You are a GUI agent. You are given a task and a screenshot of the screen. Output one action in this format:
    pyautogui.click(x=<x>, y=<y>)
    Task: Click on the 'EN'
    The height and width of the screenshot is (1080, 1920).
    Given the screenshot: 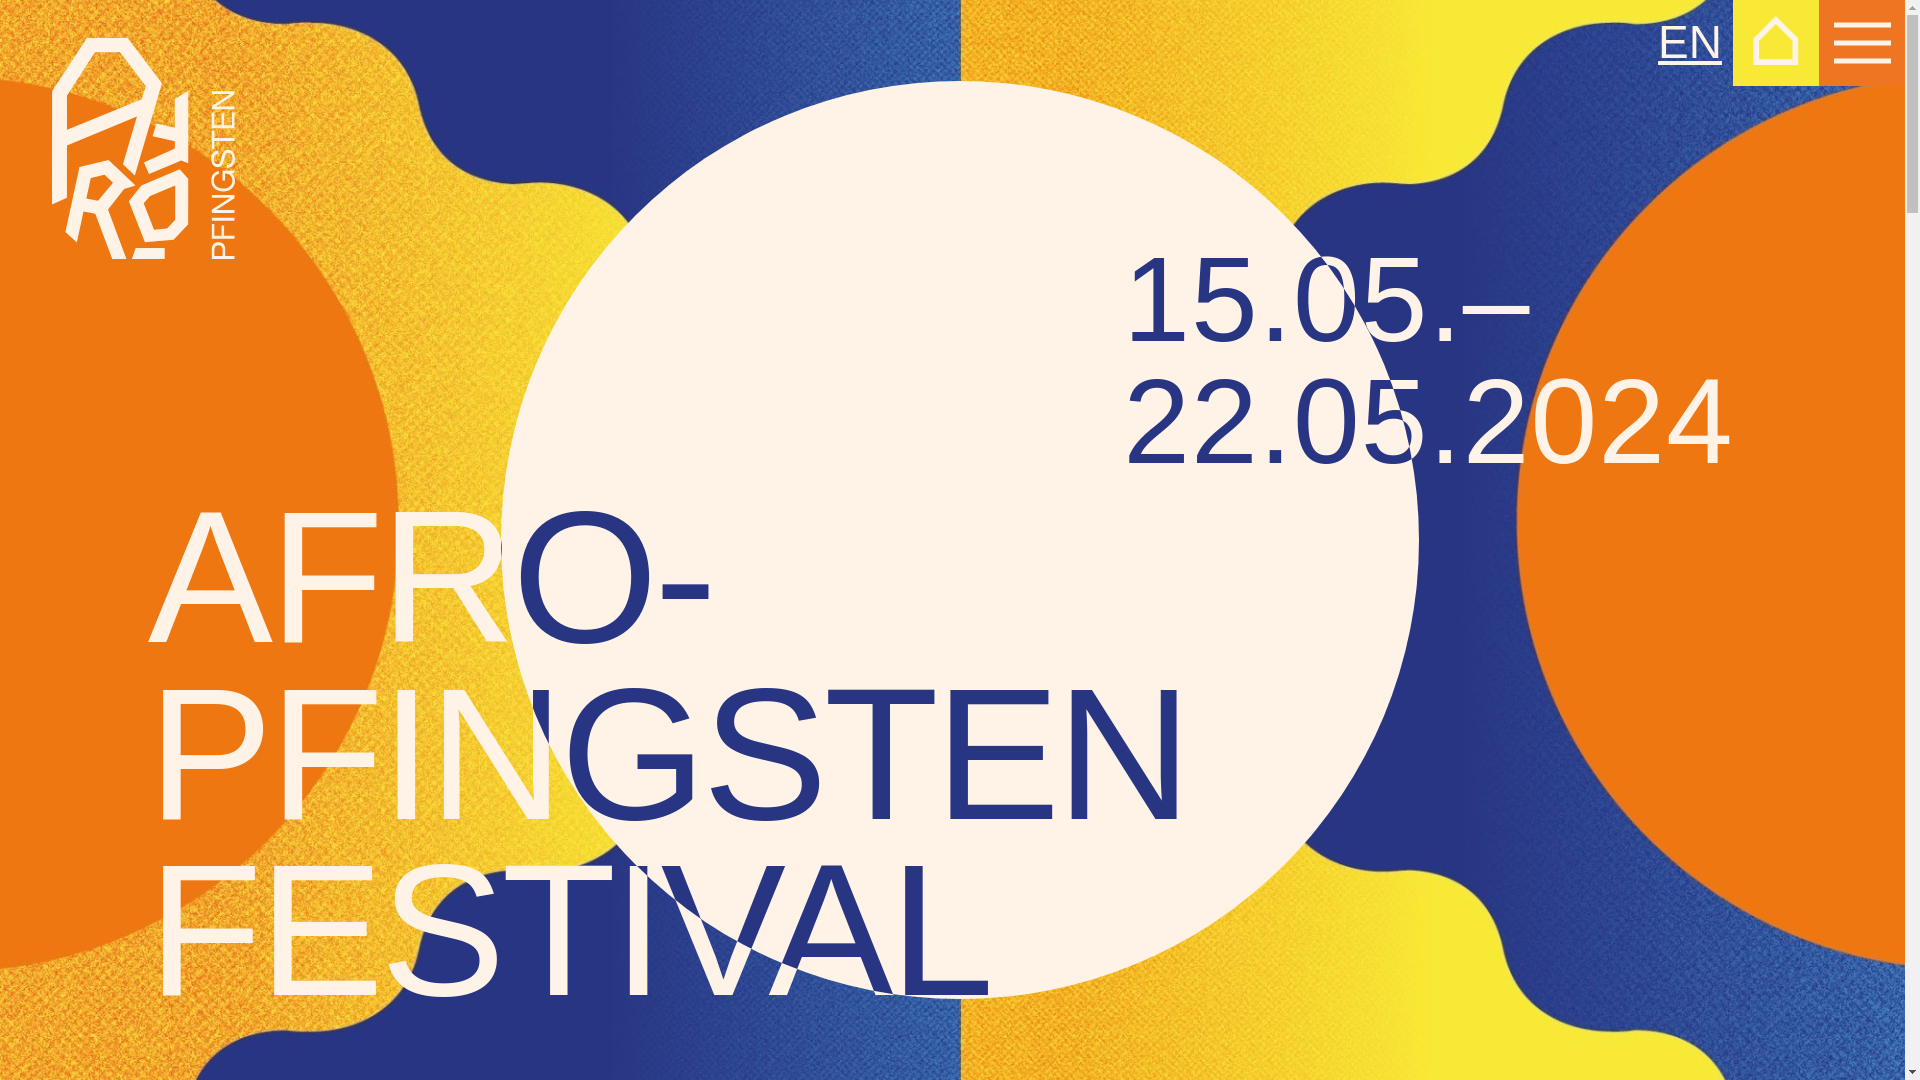 What is the action you would take?
    pyautogui.click(x=1657, y=42)
    